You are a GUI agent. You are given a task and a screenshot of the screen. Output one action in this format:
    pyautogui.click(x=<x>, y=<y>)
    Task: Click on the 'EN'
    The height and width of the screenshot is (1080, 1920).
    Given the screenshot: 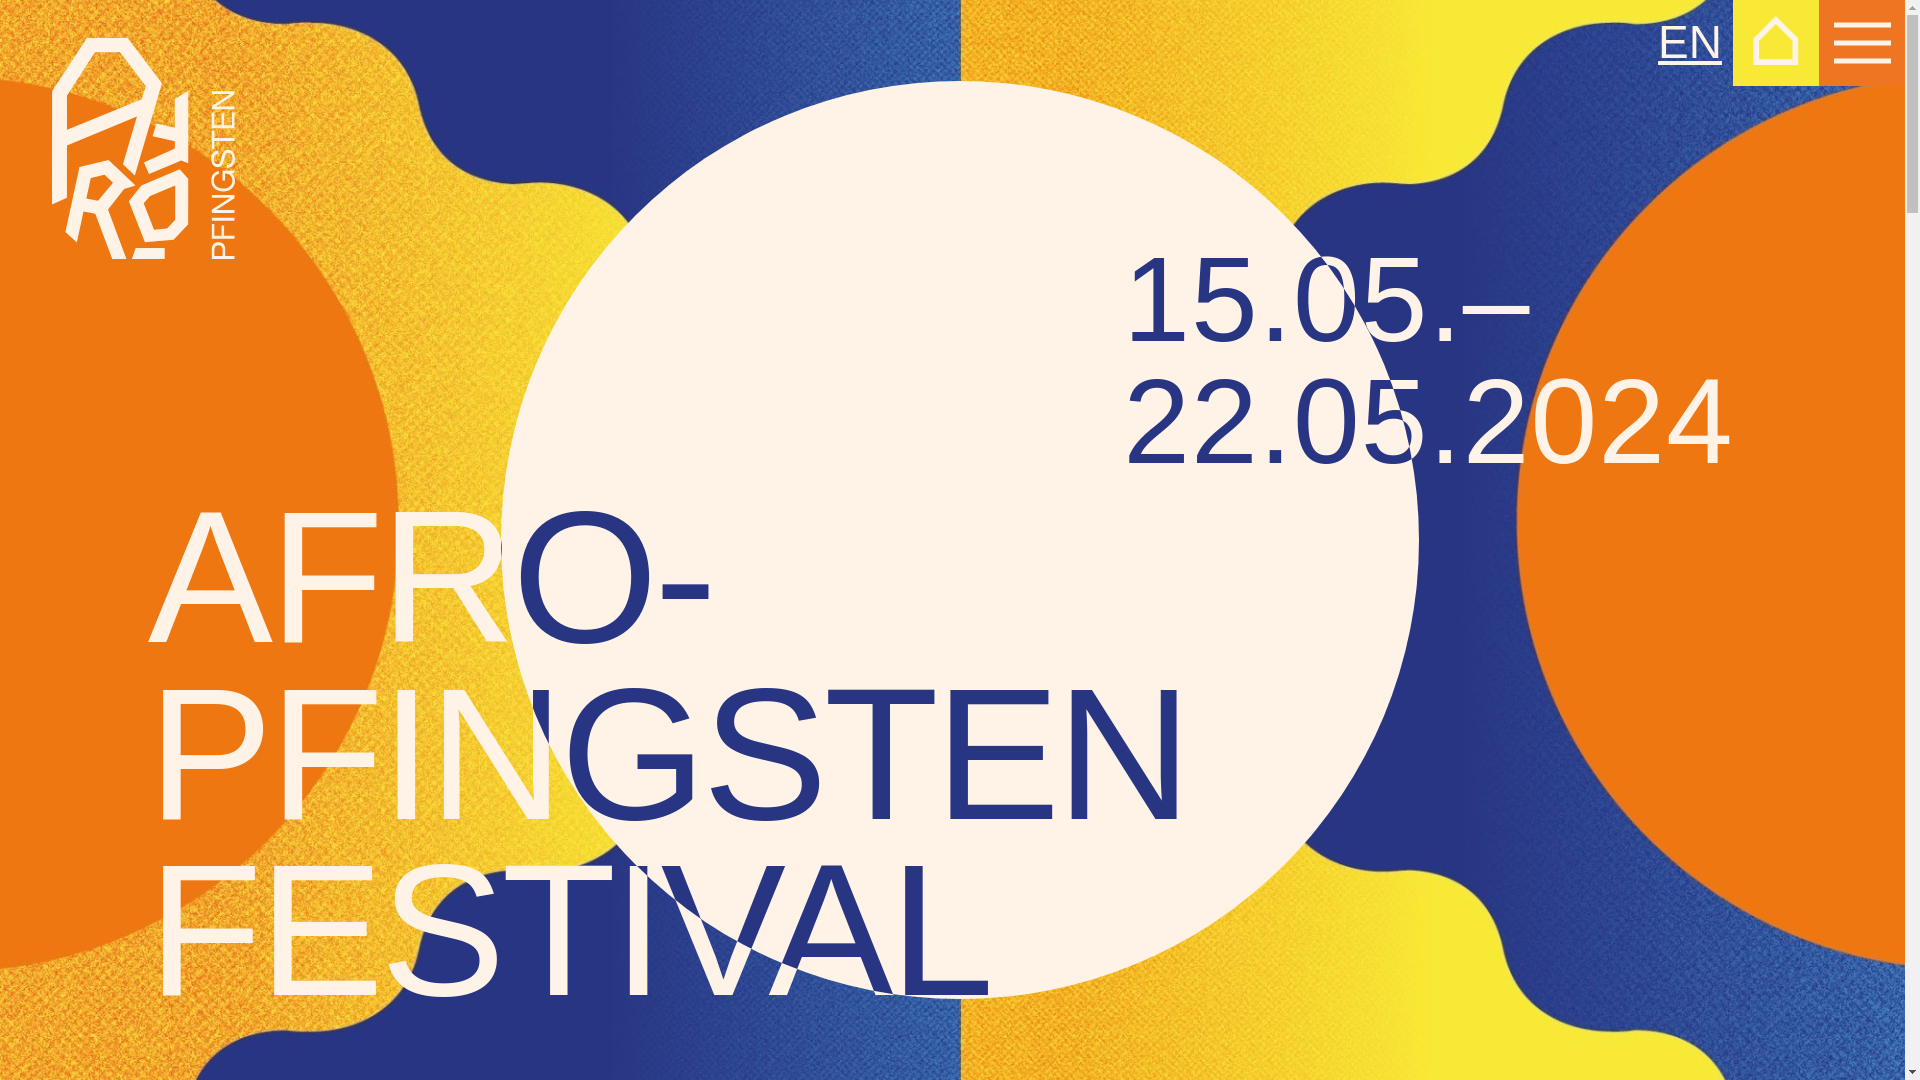 What is the action you would take?
    pyautogui.click(x=1657, y=42)
    